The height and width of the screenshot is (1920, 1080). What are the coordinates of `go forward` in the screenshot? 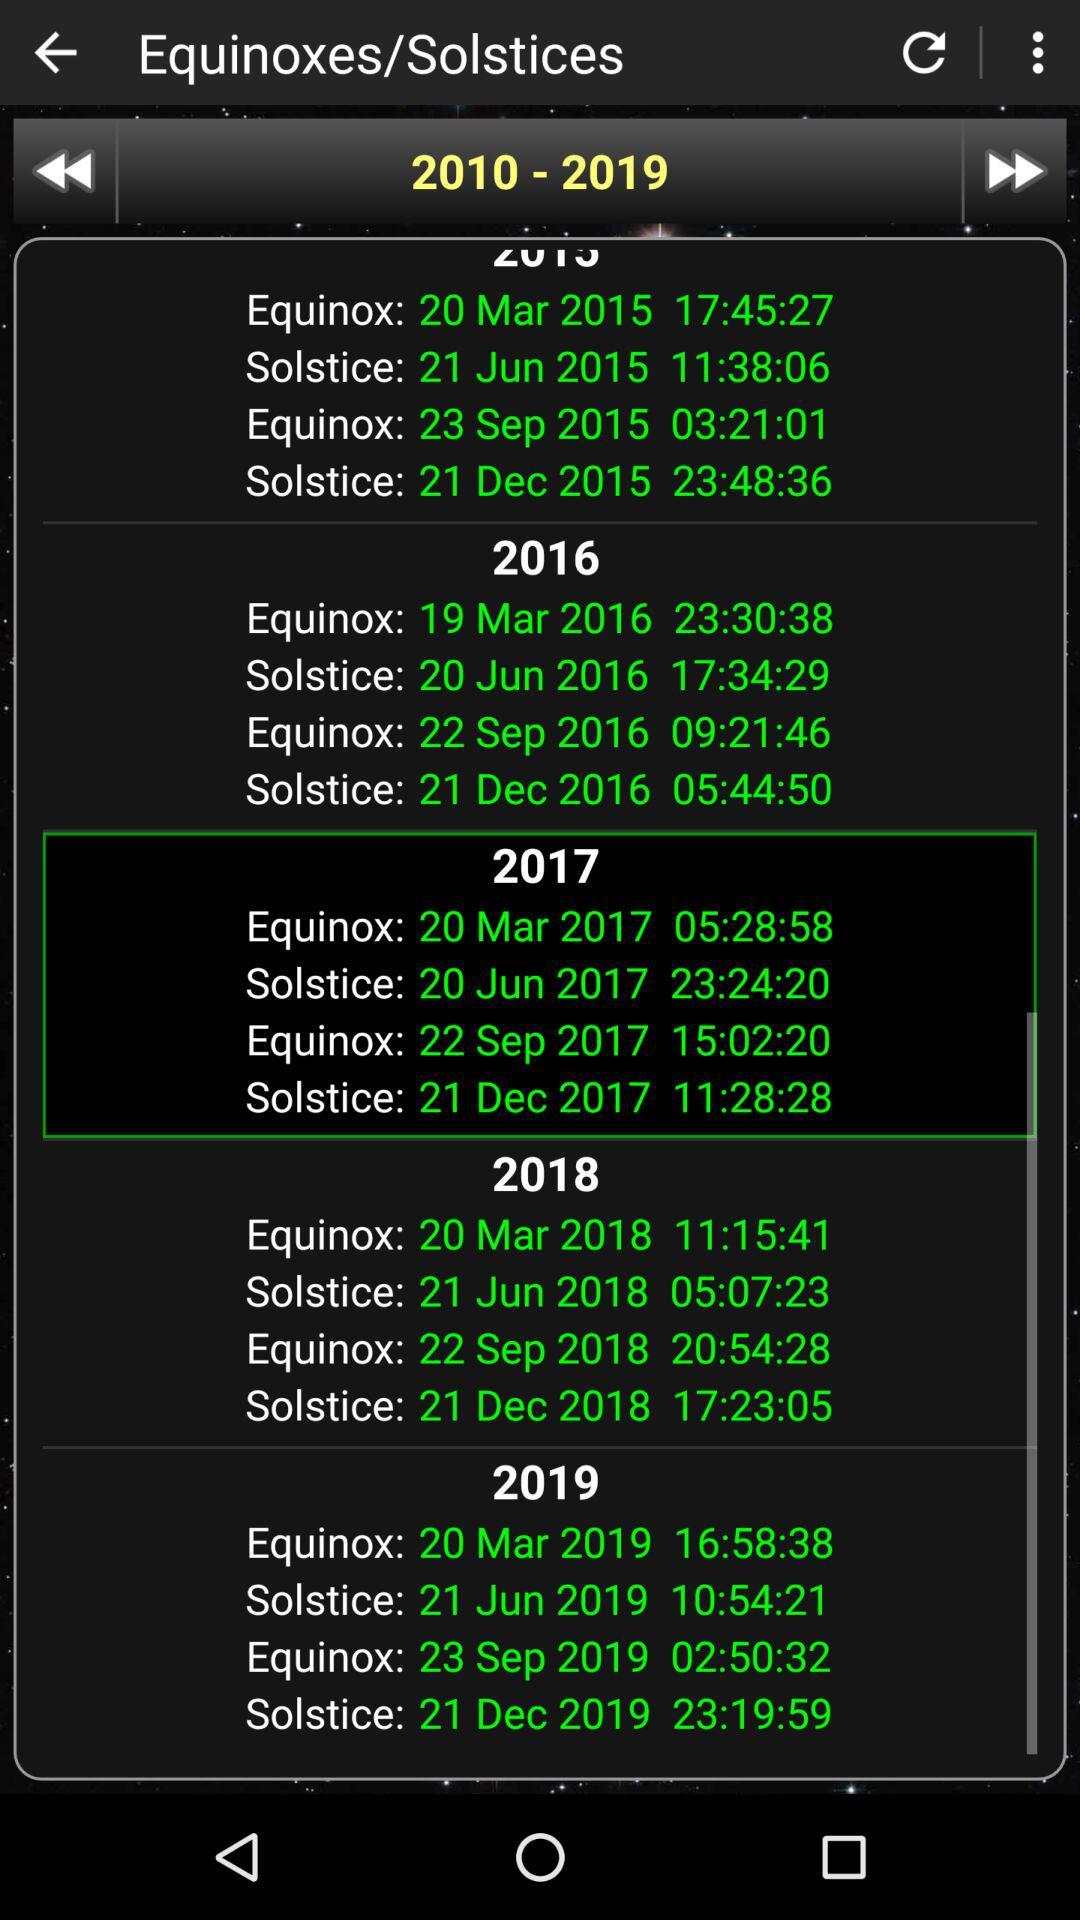 It's located at (1015, 171).